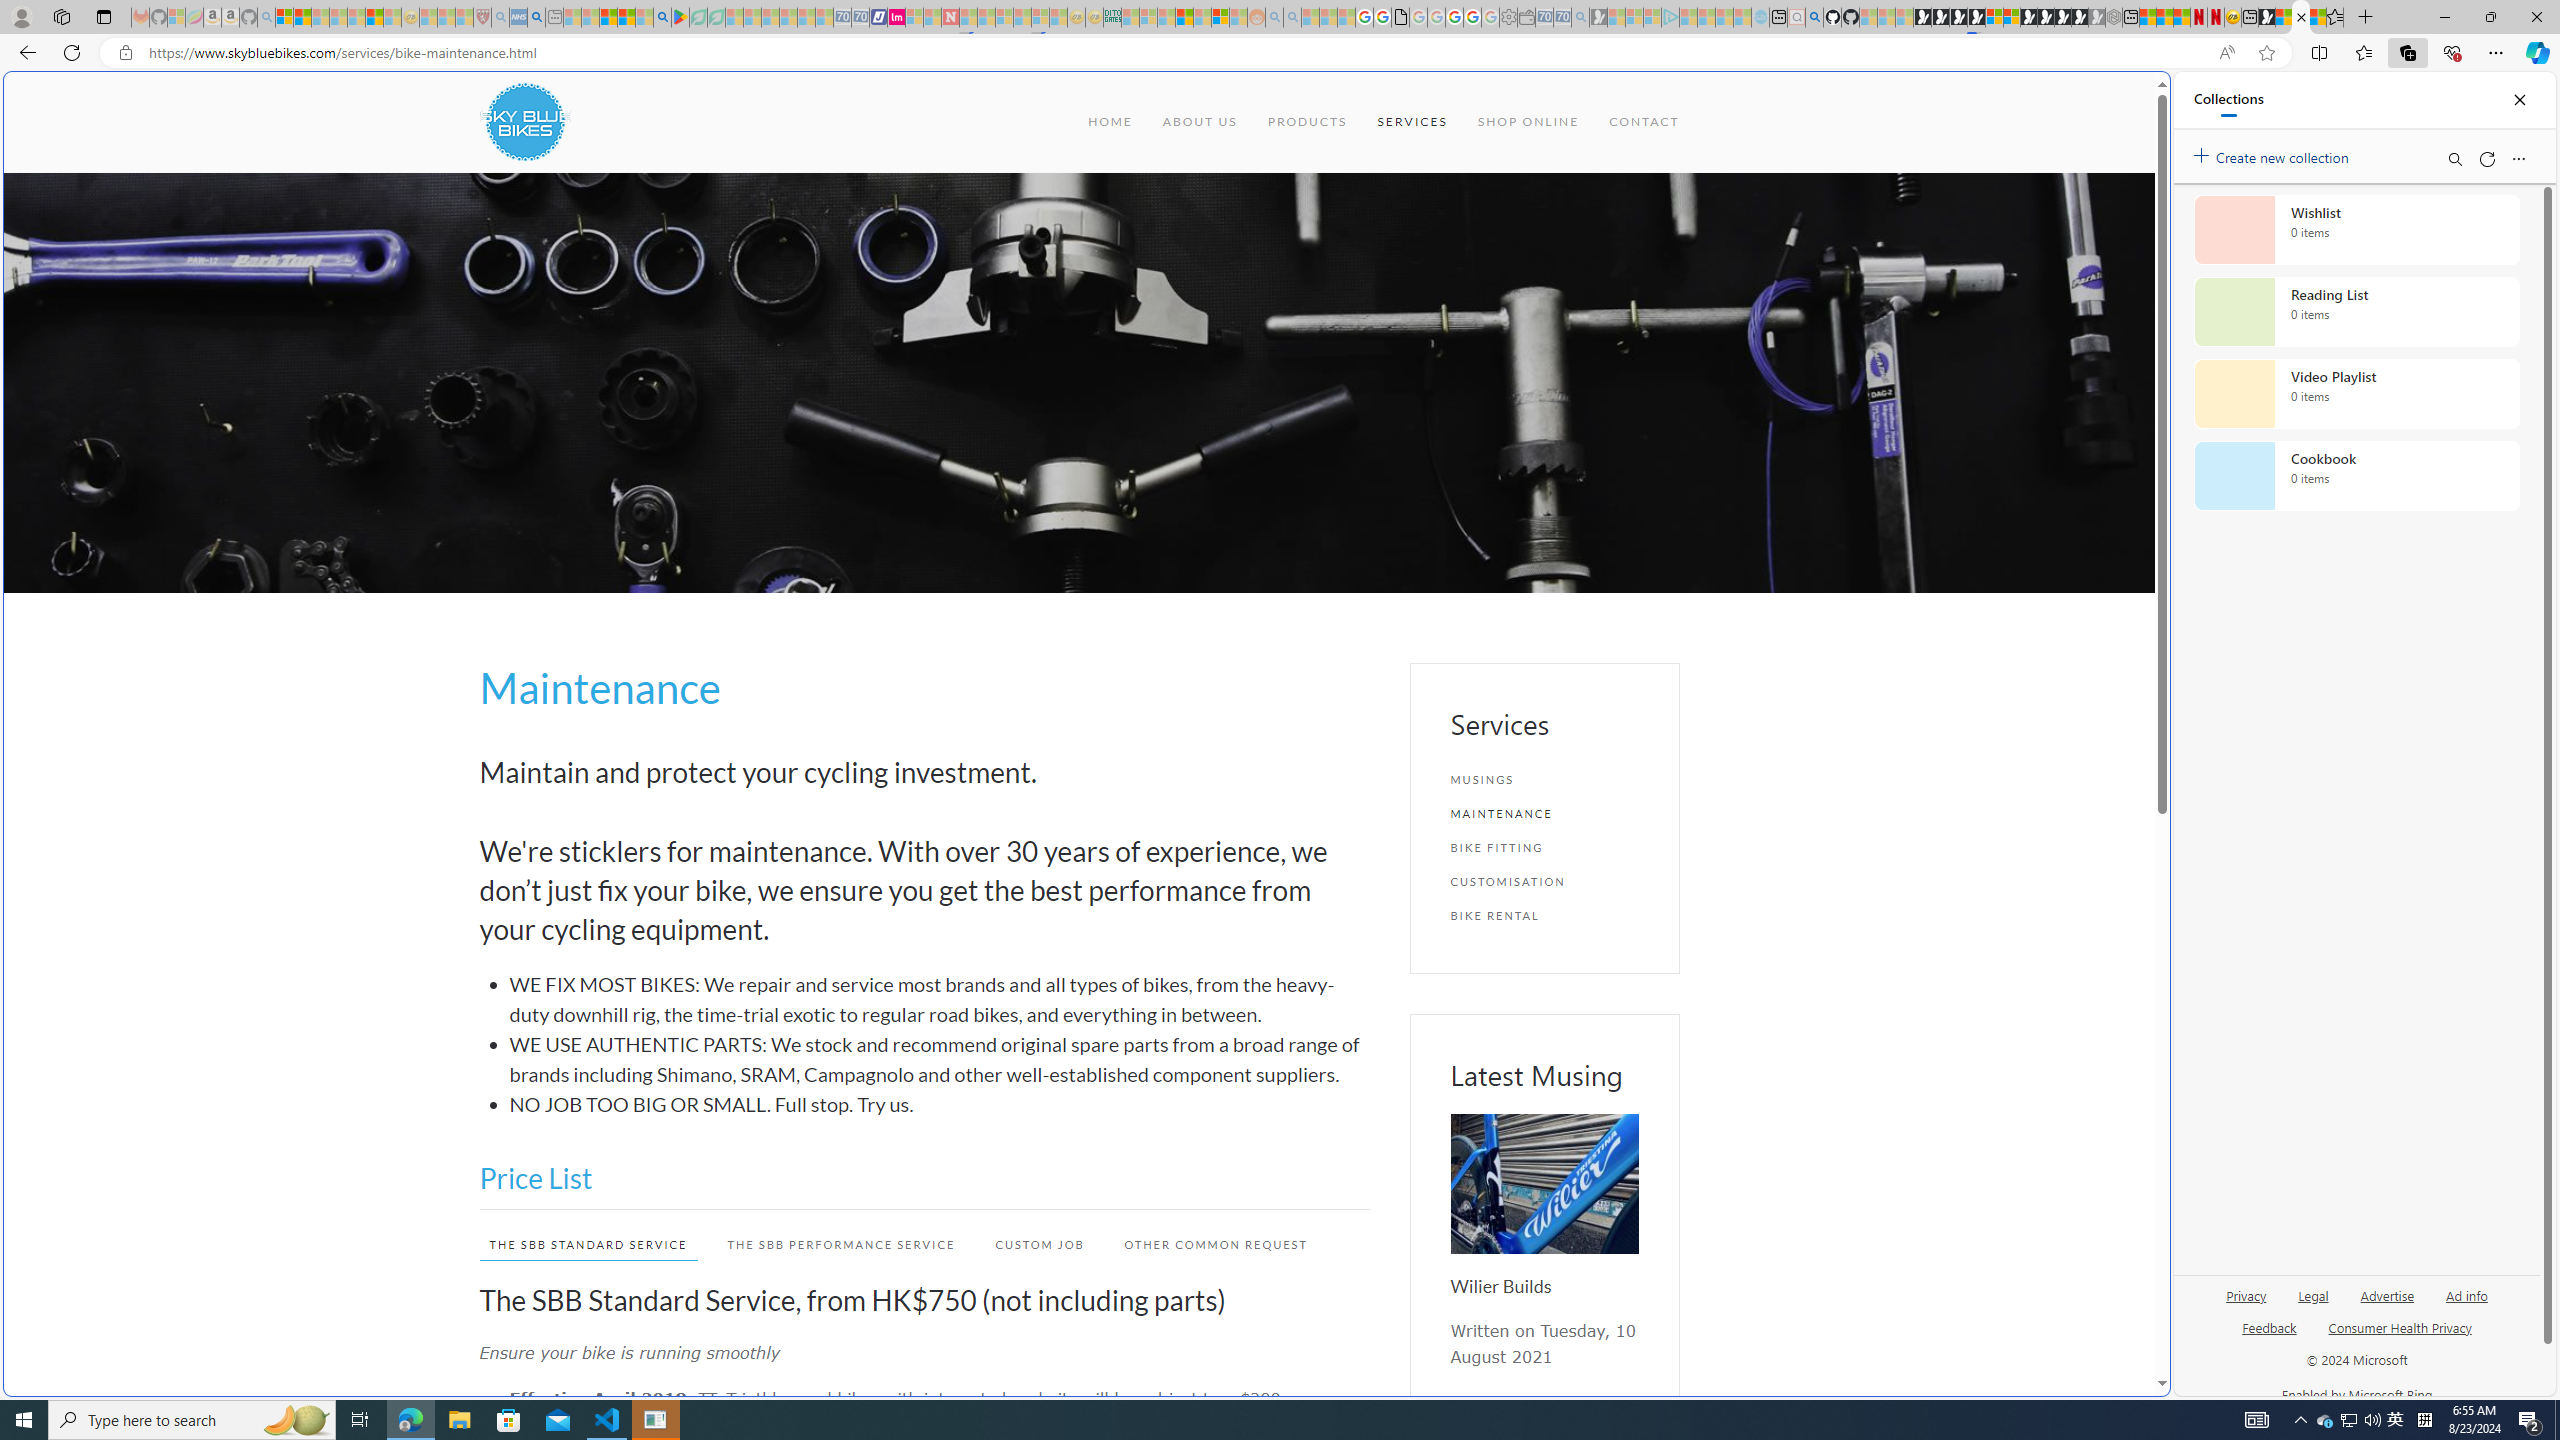  Describe the element at coordinates (1108, 120) in the screenshot. I see `'HOME'` at that location.